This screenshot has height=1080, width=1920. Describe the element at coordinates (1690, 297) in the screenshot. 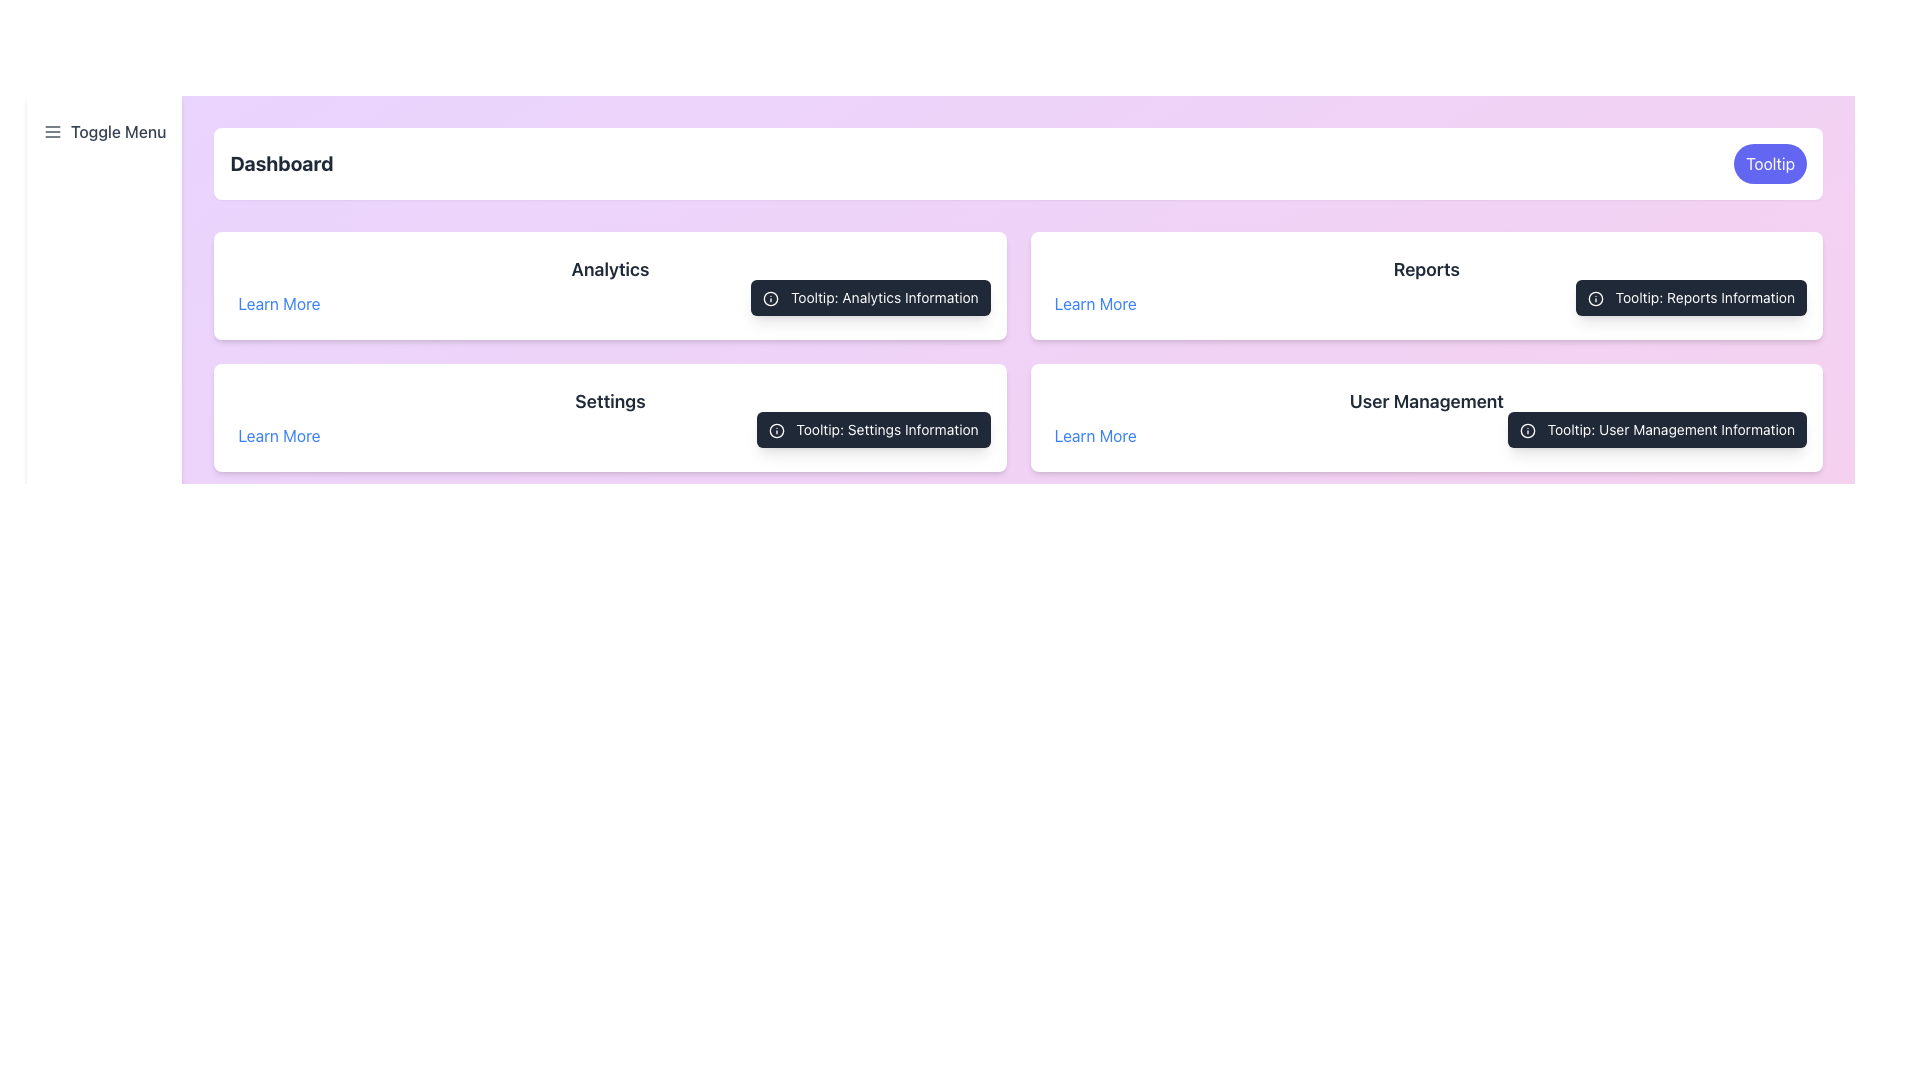

I see `the tooltip styled as a dark rectangle with round corners containing the text 'Tooltip: Reports Information' and an information icon, located in the 'Reports' section adjacent to the 'Learn More' link` at that location.